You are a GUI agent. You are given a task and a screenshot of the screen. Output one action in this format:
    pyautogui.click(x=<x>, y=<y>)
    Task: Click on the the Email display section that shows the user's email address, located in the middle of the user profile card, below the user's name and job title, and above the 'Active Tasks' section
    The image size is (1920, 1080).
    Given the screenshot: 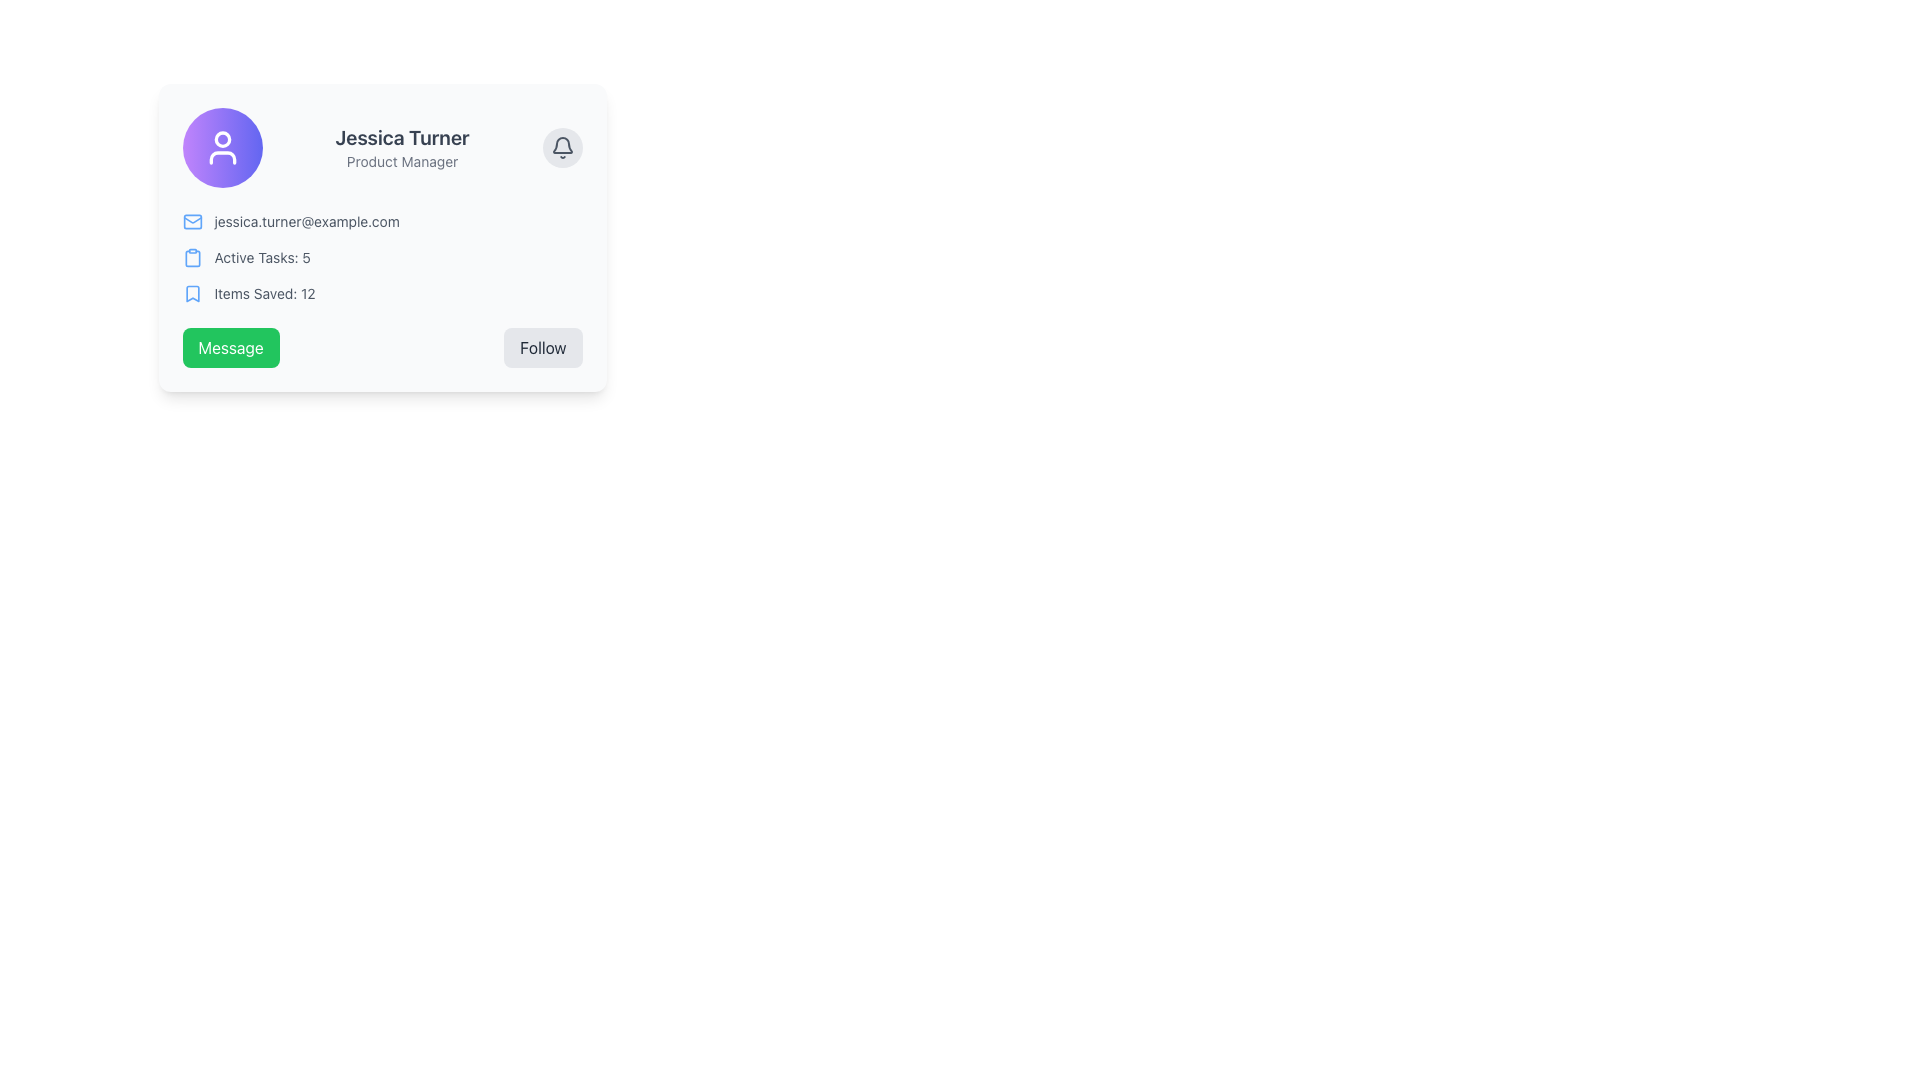 What is the action you would take?
    pyautogui.click(x=382, y=222)
    